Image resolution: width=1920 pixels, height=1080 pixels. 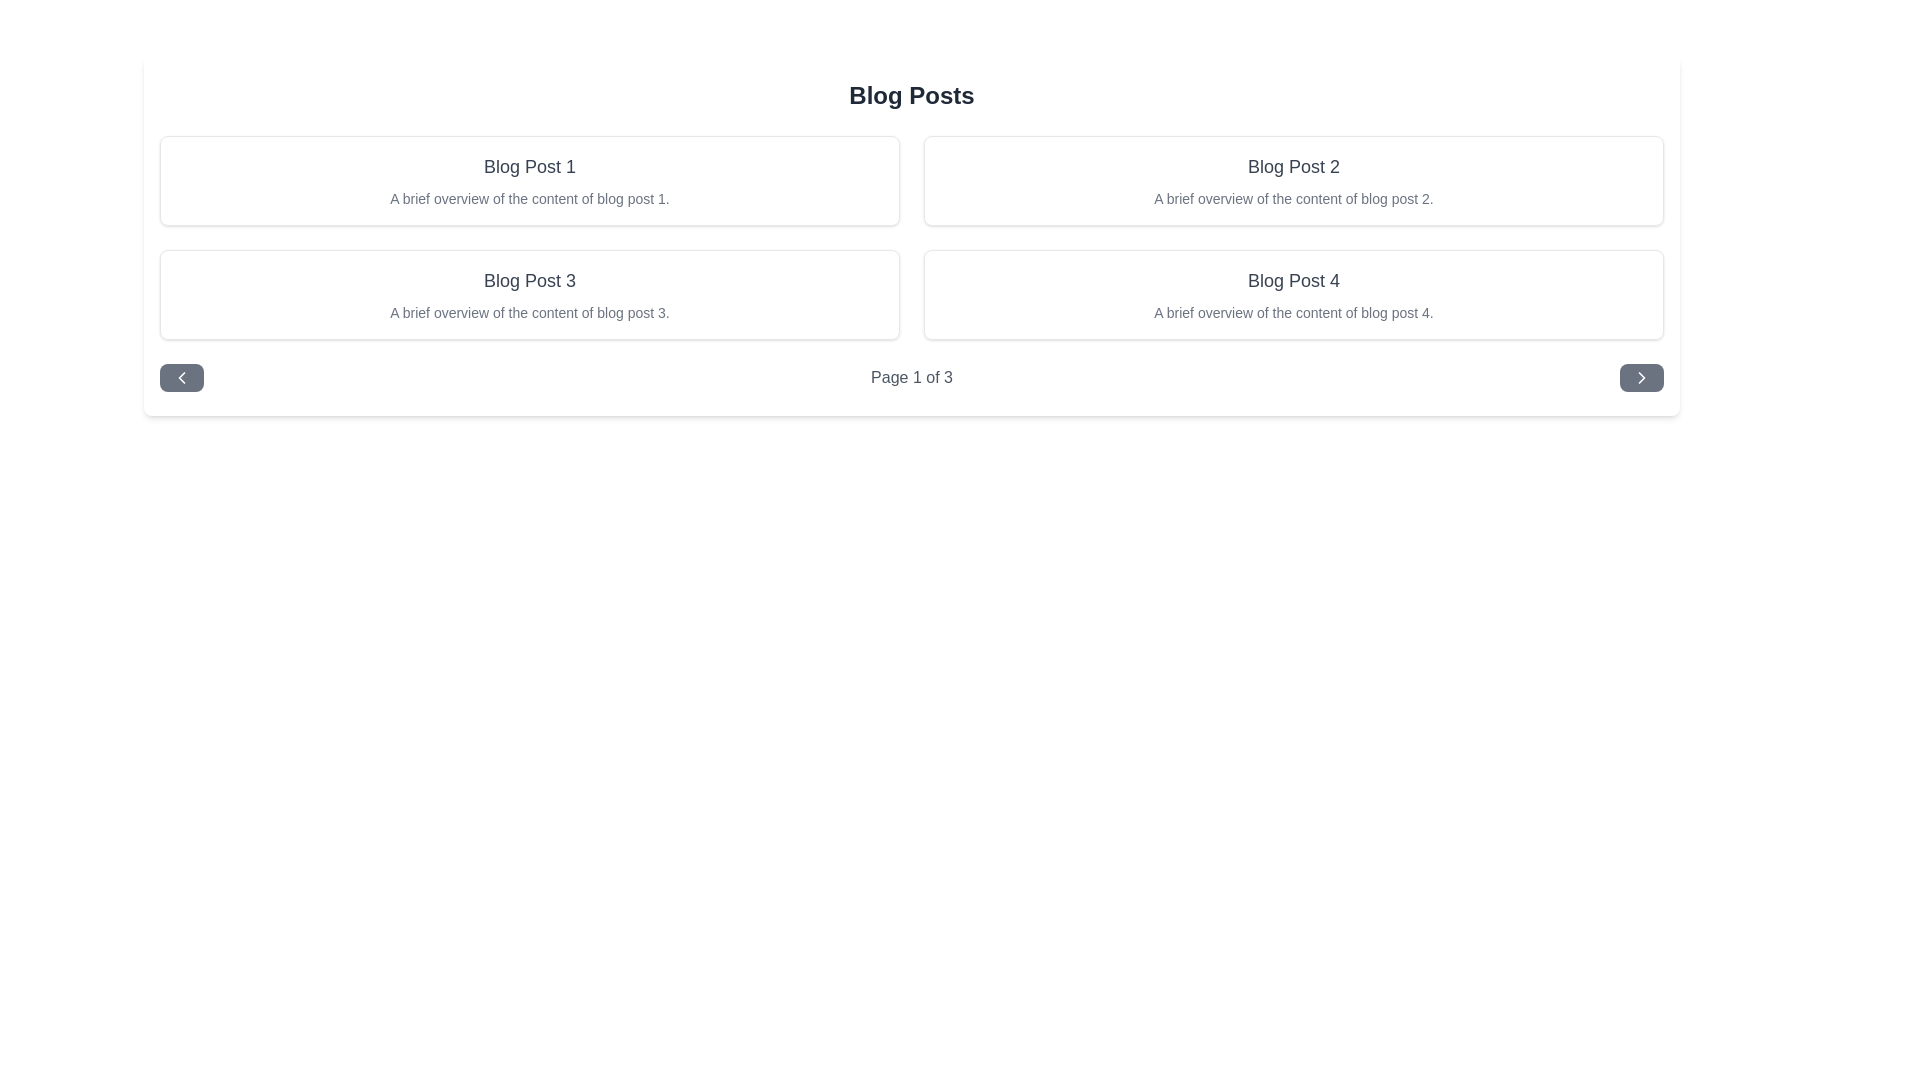 I want to click on text label that displays 'A brief overview of the content of blog post 4.' located under the heading 'Blog Post 4' in the bottom-right card of the interface, so click(x=1294, y=312).